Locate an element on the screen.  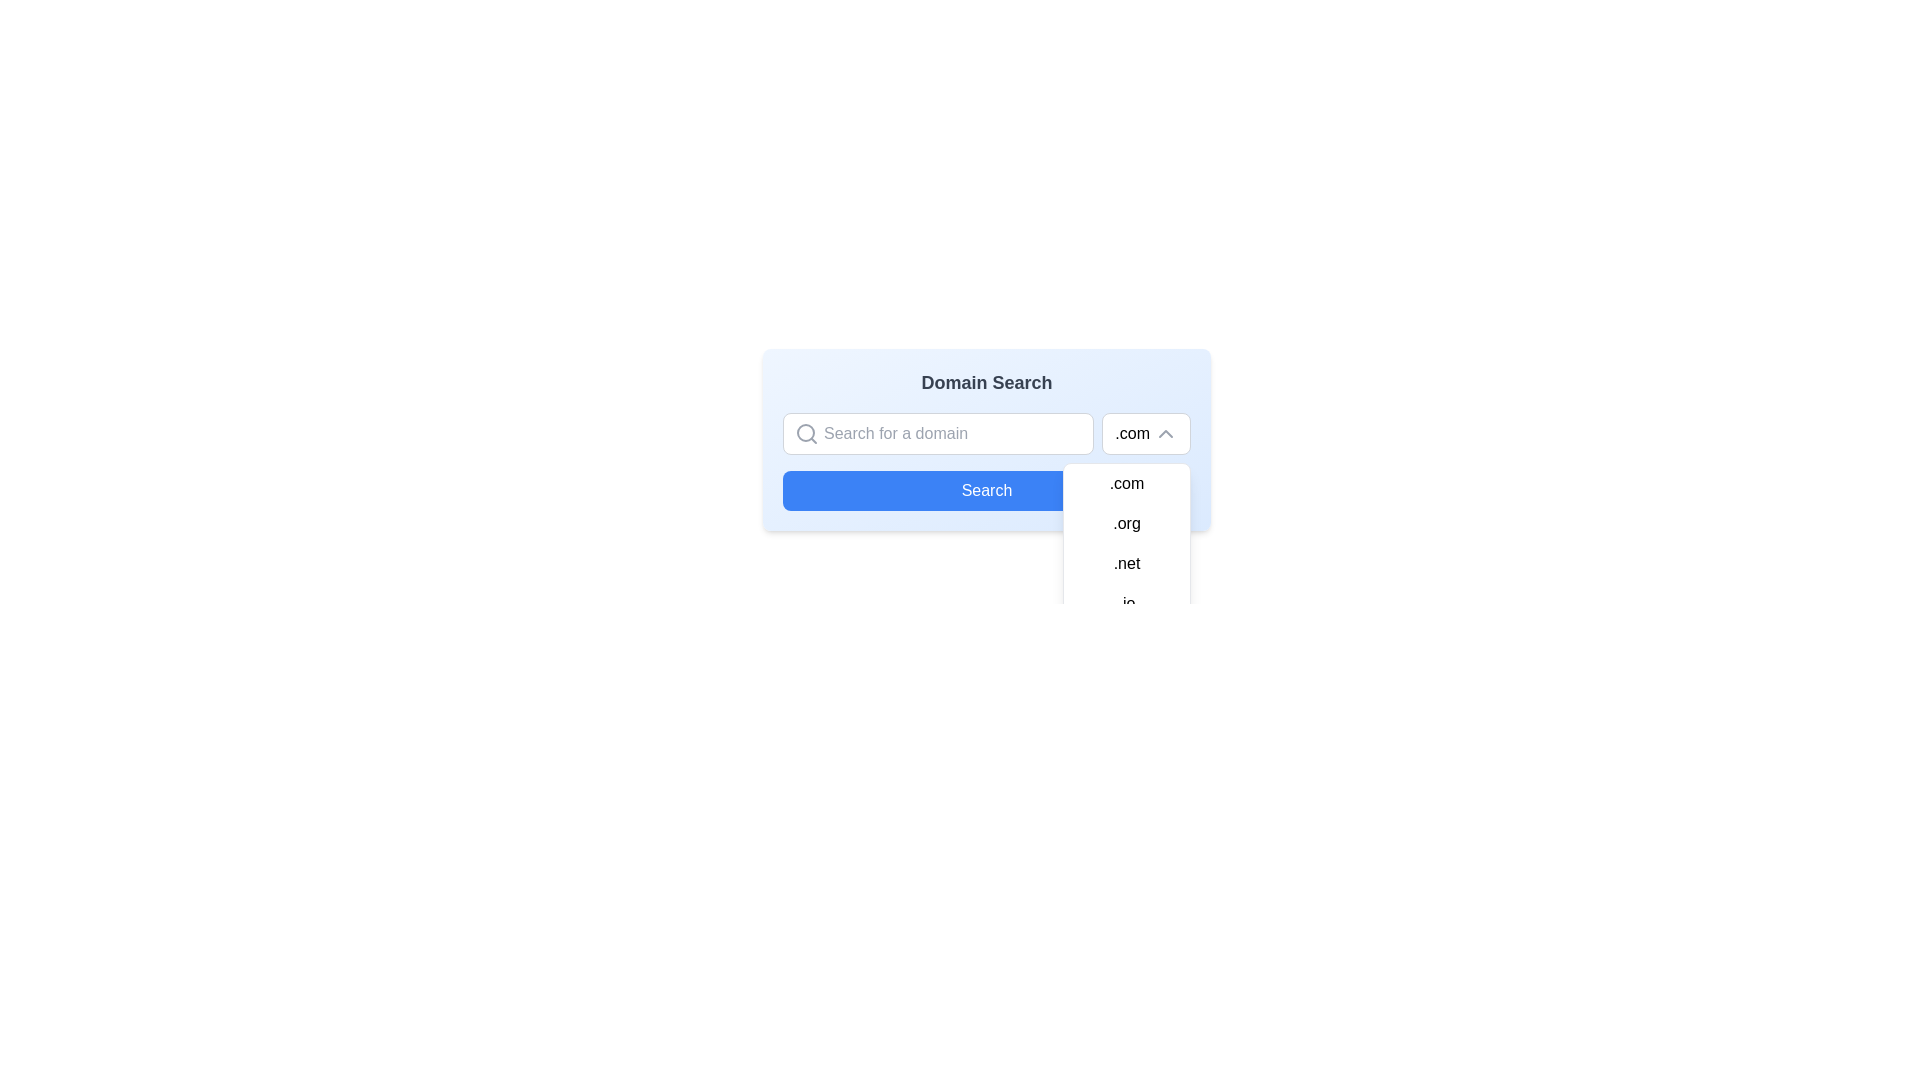
on the text label displaying '.com' inside the dropdown menu for domain extensions is located at coordinates (1132, 433).